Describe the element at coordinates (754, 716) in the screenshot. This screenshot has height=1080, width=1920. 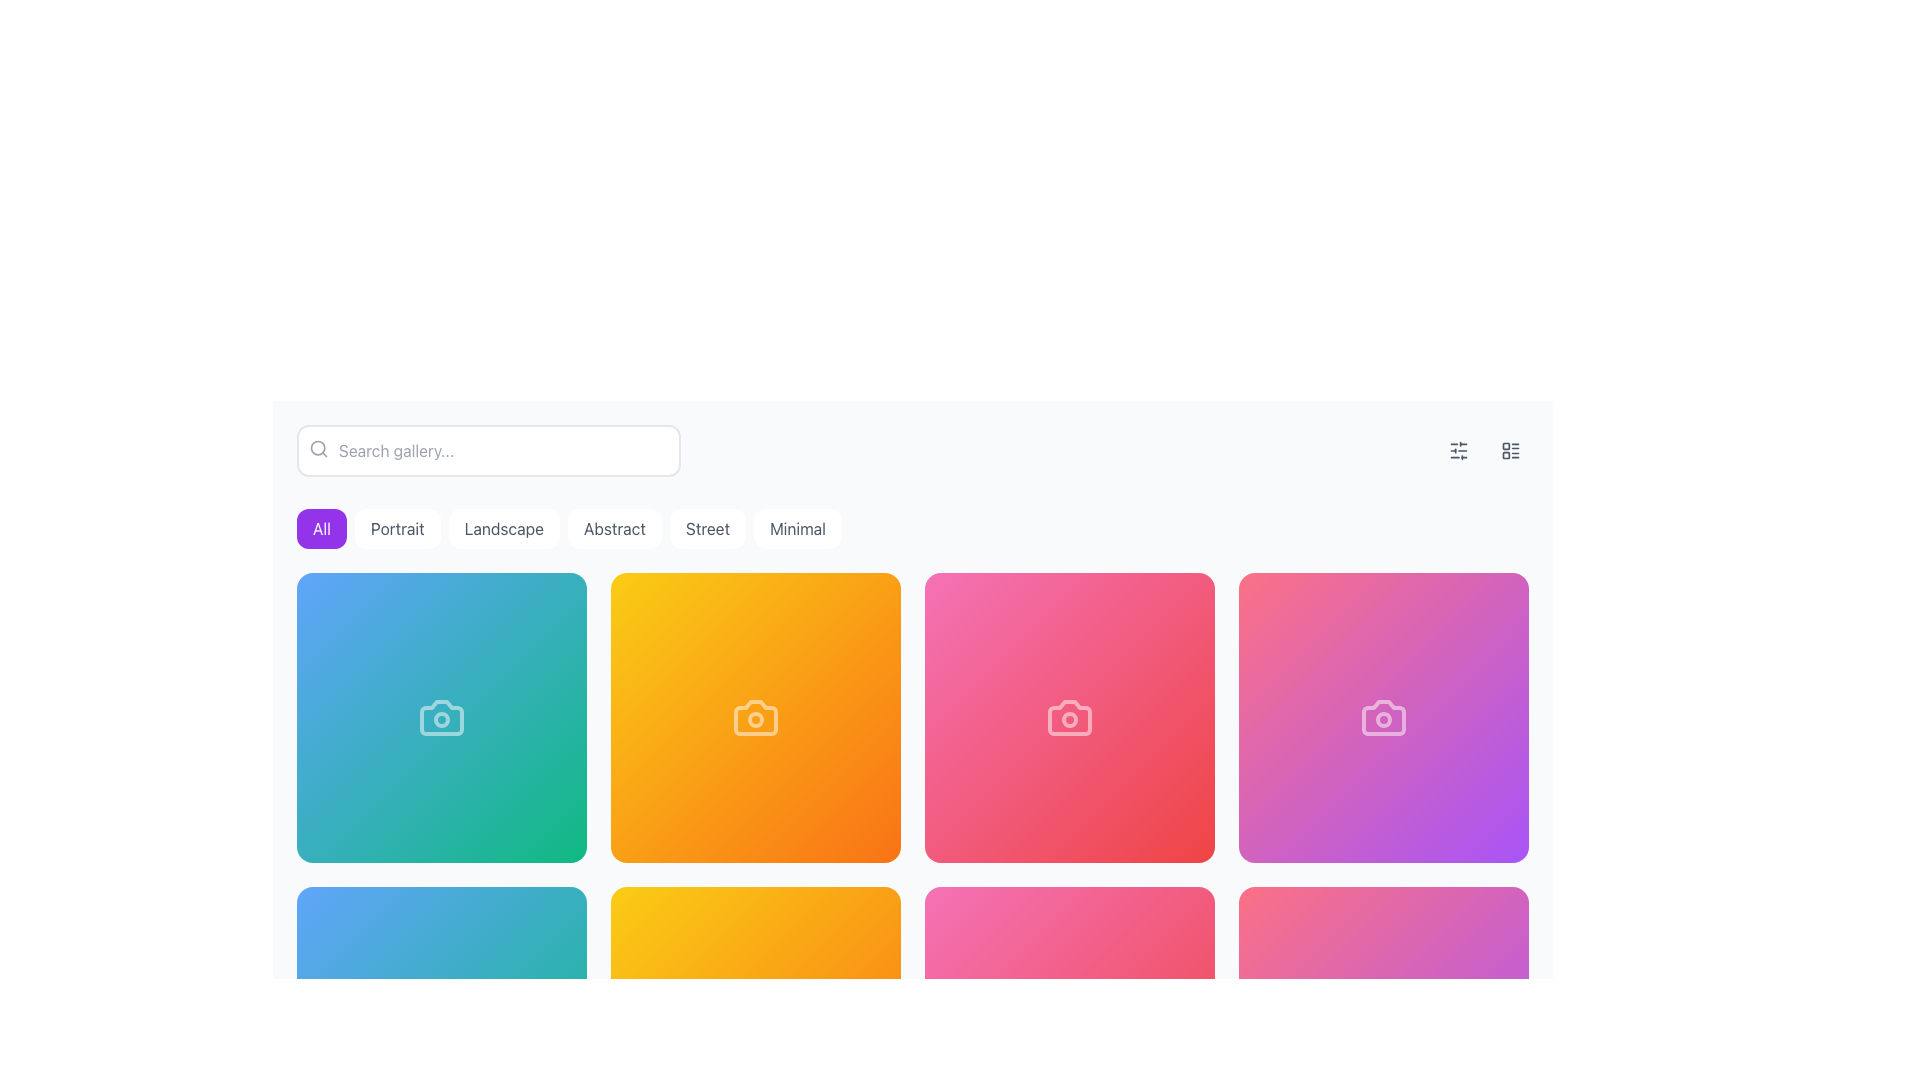
I see `the vector graphic component of the camera icon located in the second card of the first row, which is part of an orange gradient card layout` at that location.